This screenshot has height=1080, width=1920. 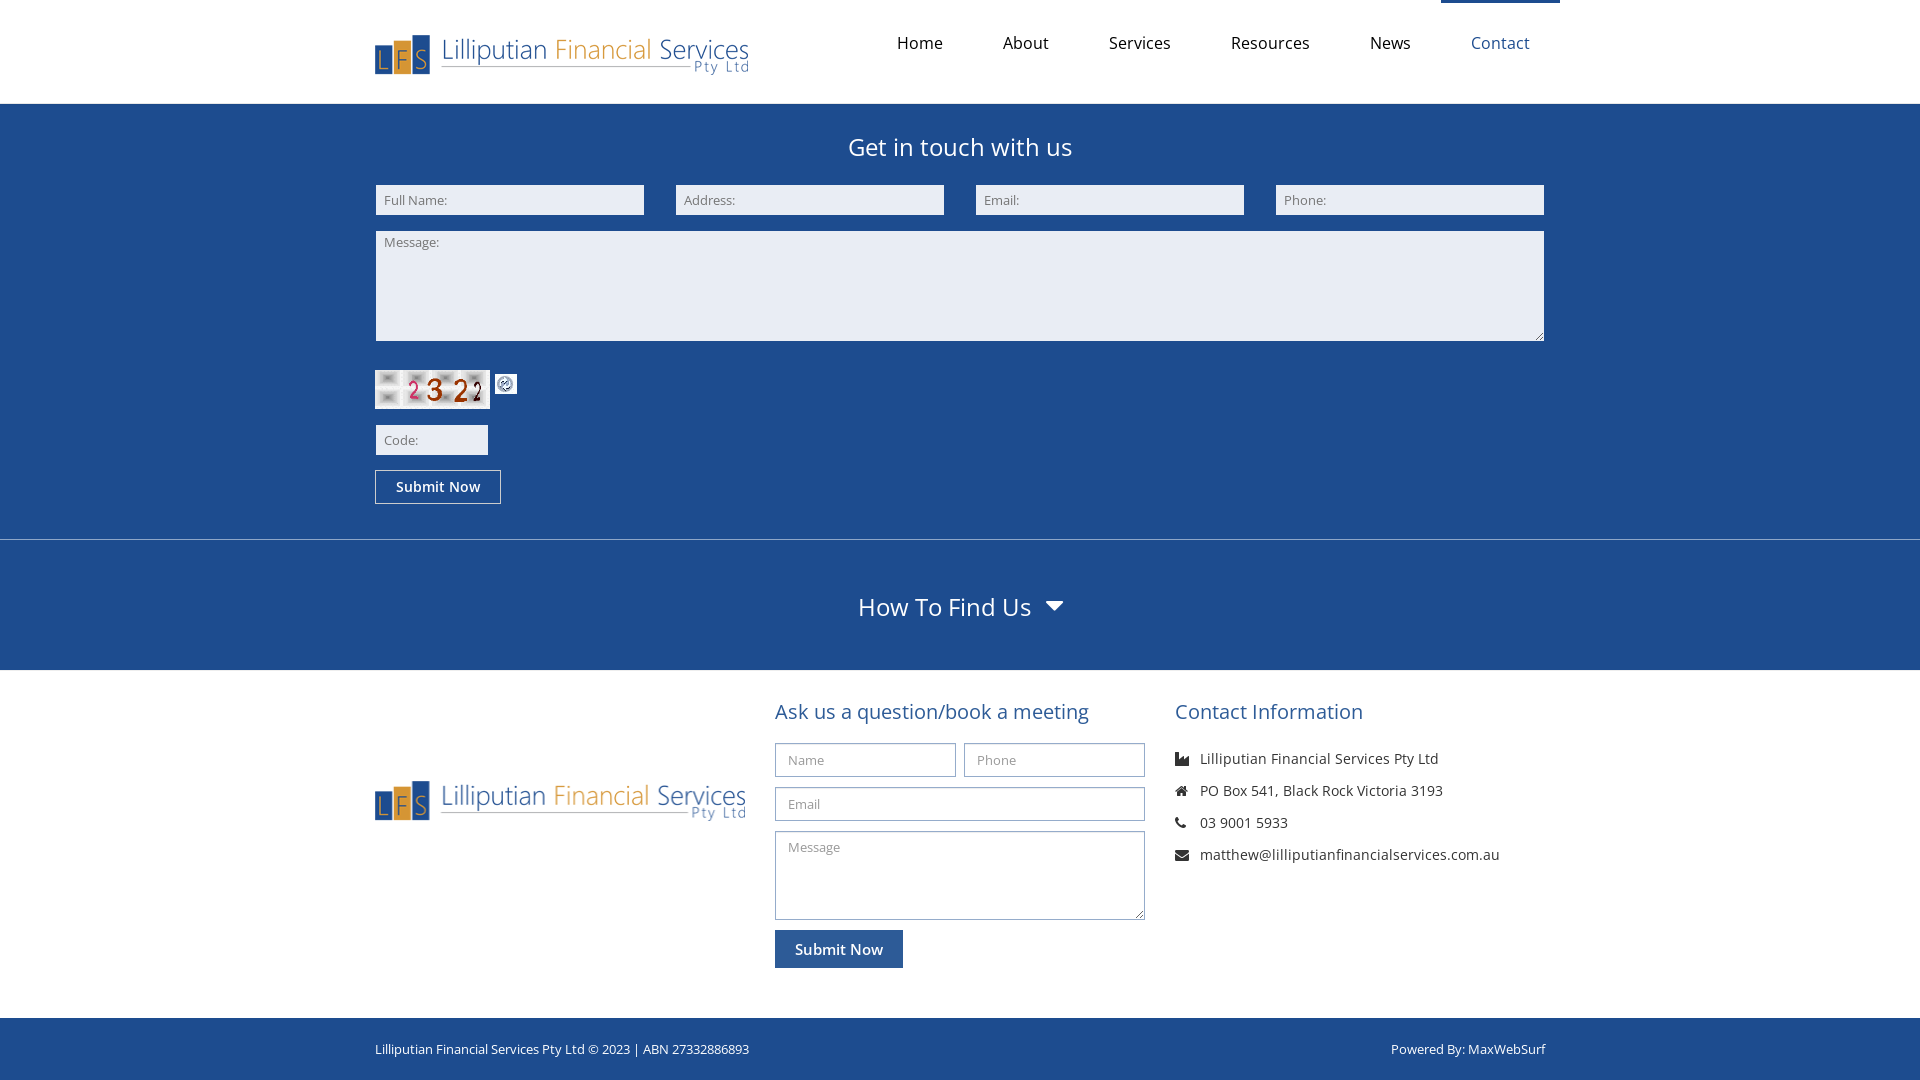 I want to click on 'Submit Now', so click(x=436, y=486).